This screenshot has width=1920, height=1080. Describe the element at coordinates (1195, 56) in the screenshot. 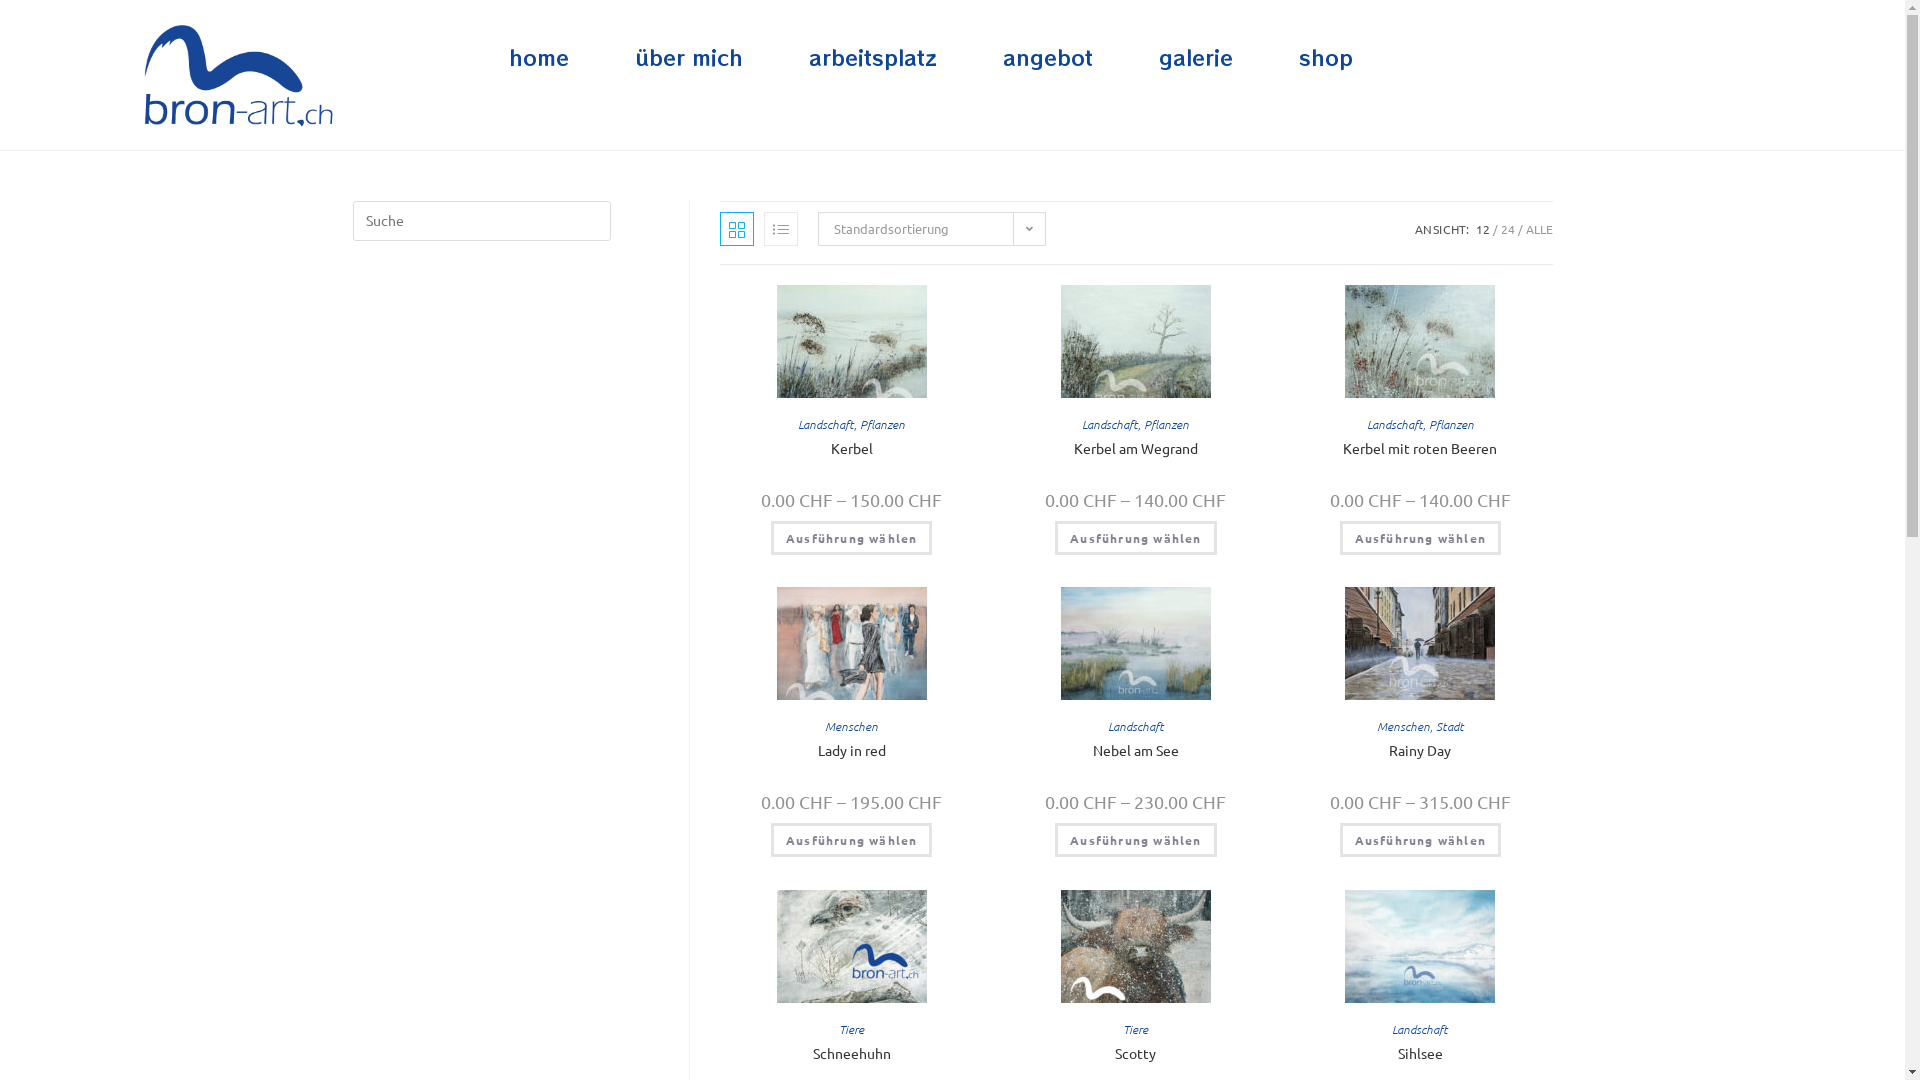

I see `'galerie'` at that location.